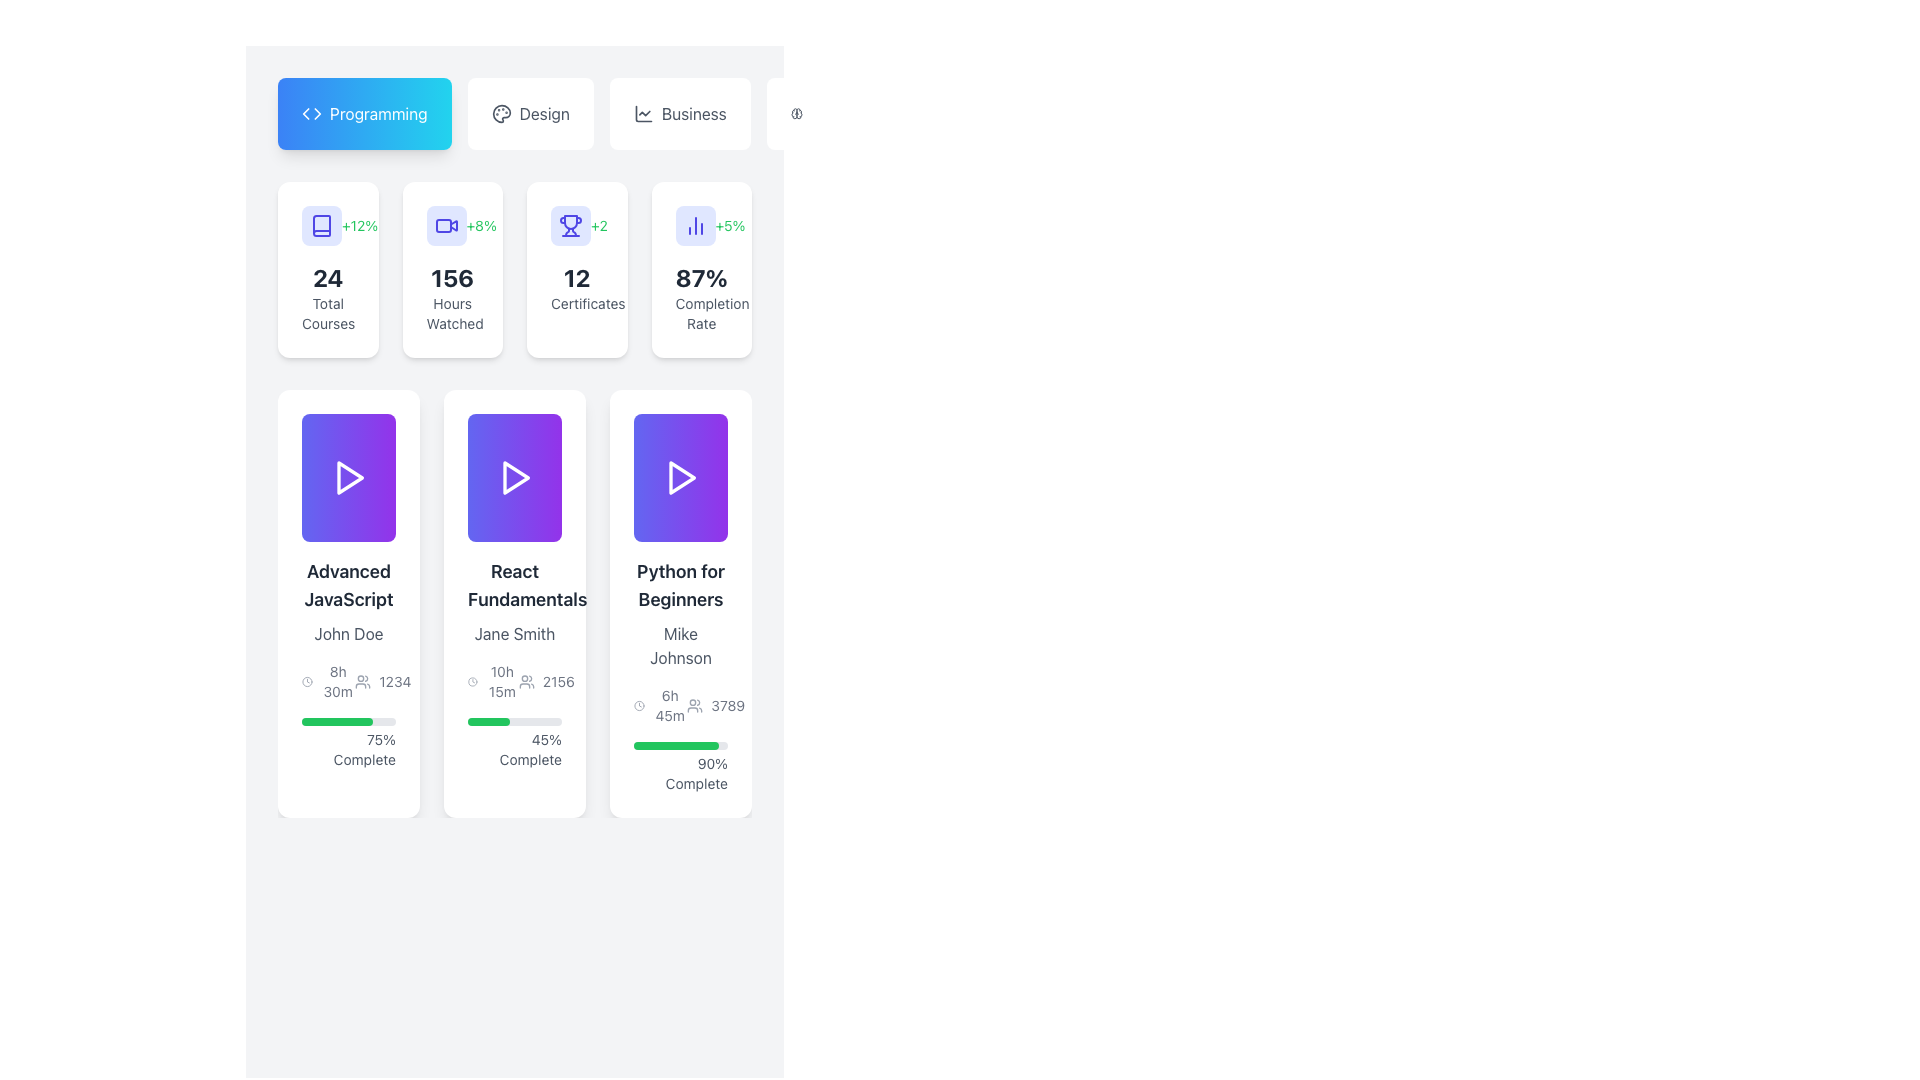 The width and height of the screenshot is (1920, 1080). Describe the element at coordinates (514, 633) in the screenshot. I see `the Text label displaying the name 'Jane Smith', which is located under the title 'React Fundamentals' and centered within the second card in the row` at that location.